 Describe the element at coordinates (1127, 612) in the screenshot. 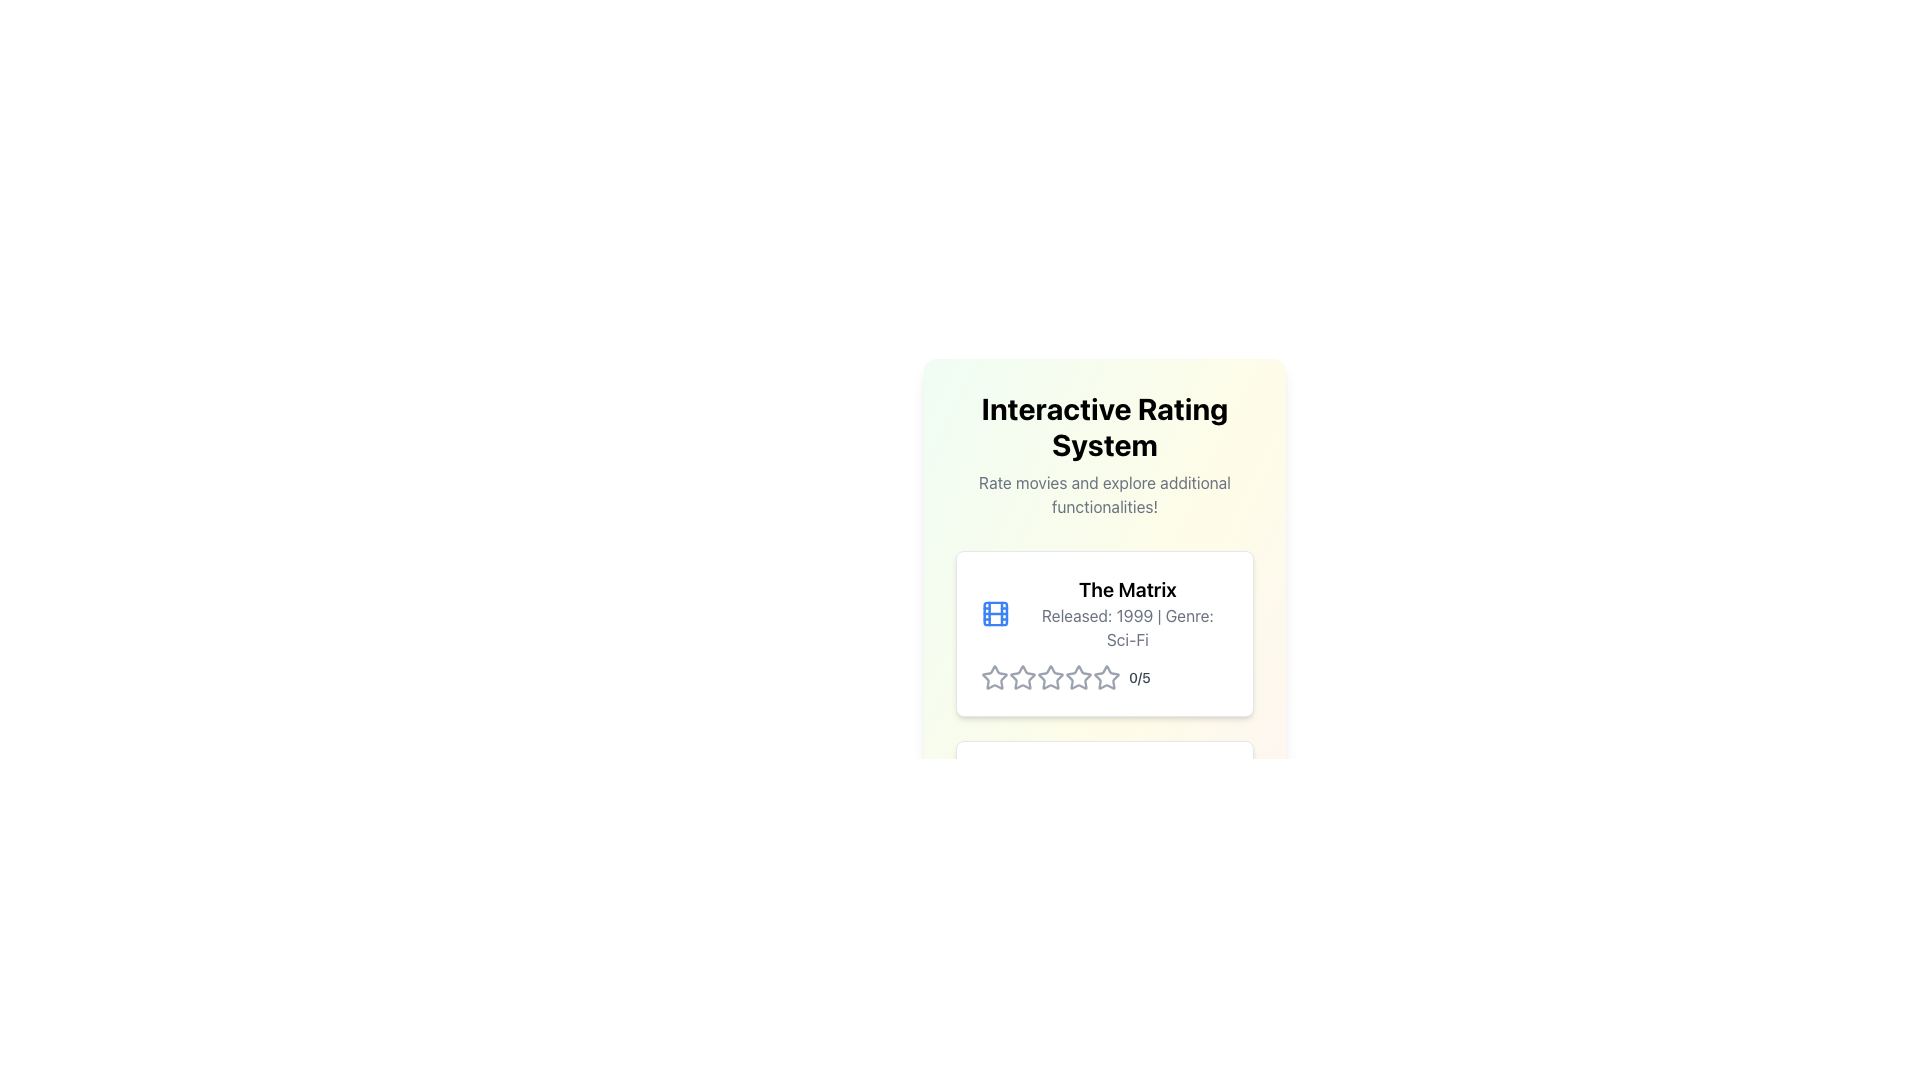

I see `the static text display showing information about the movie 'The Matrix', which includes the title in bold and details about the release year and genre` at that location.